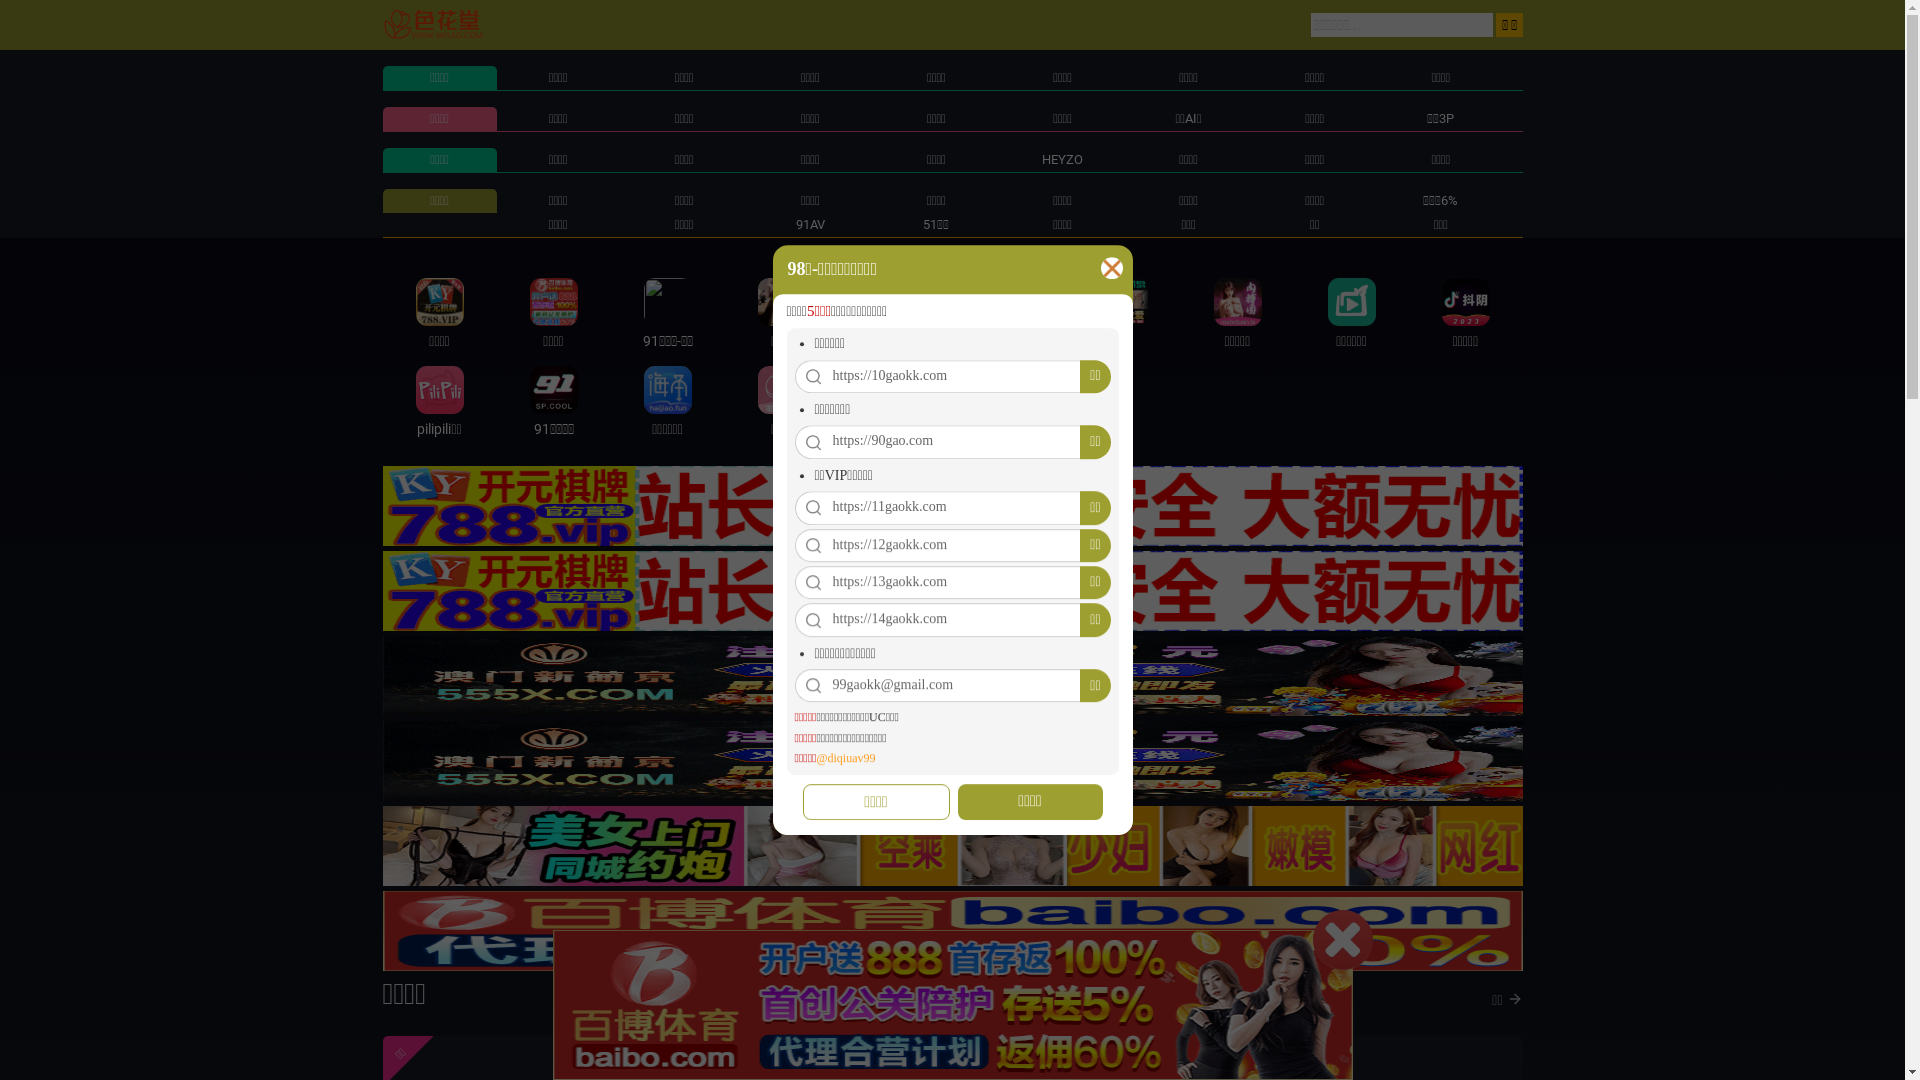  Describe the element at coordinates (1061, 158) in the screenshot. I see `'HEYZO'` at that location.